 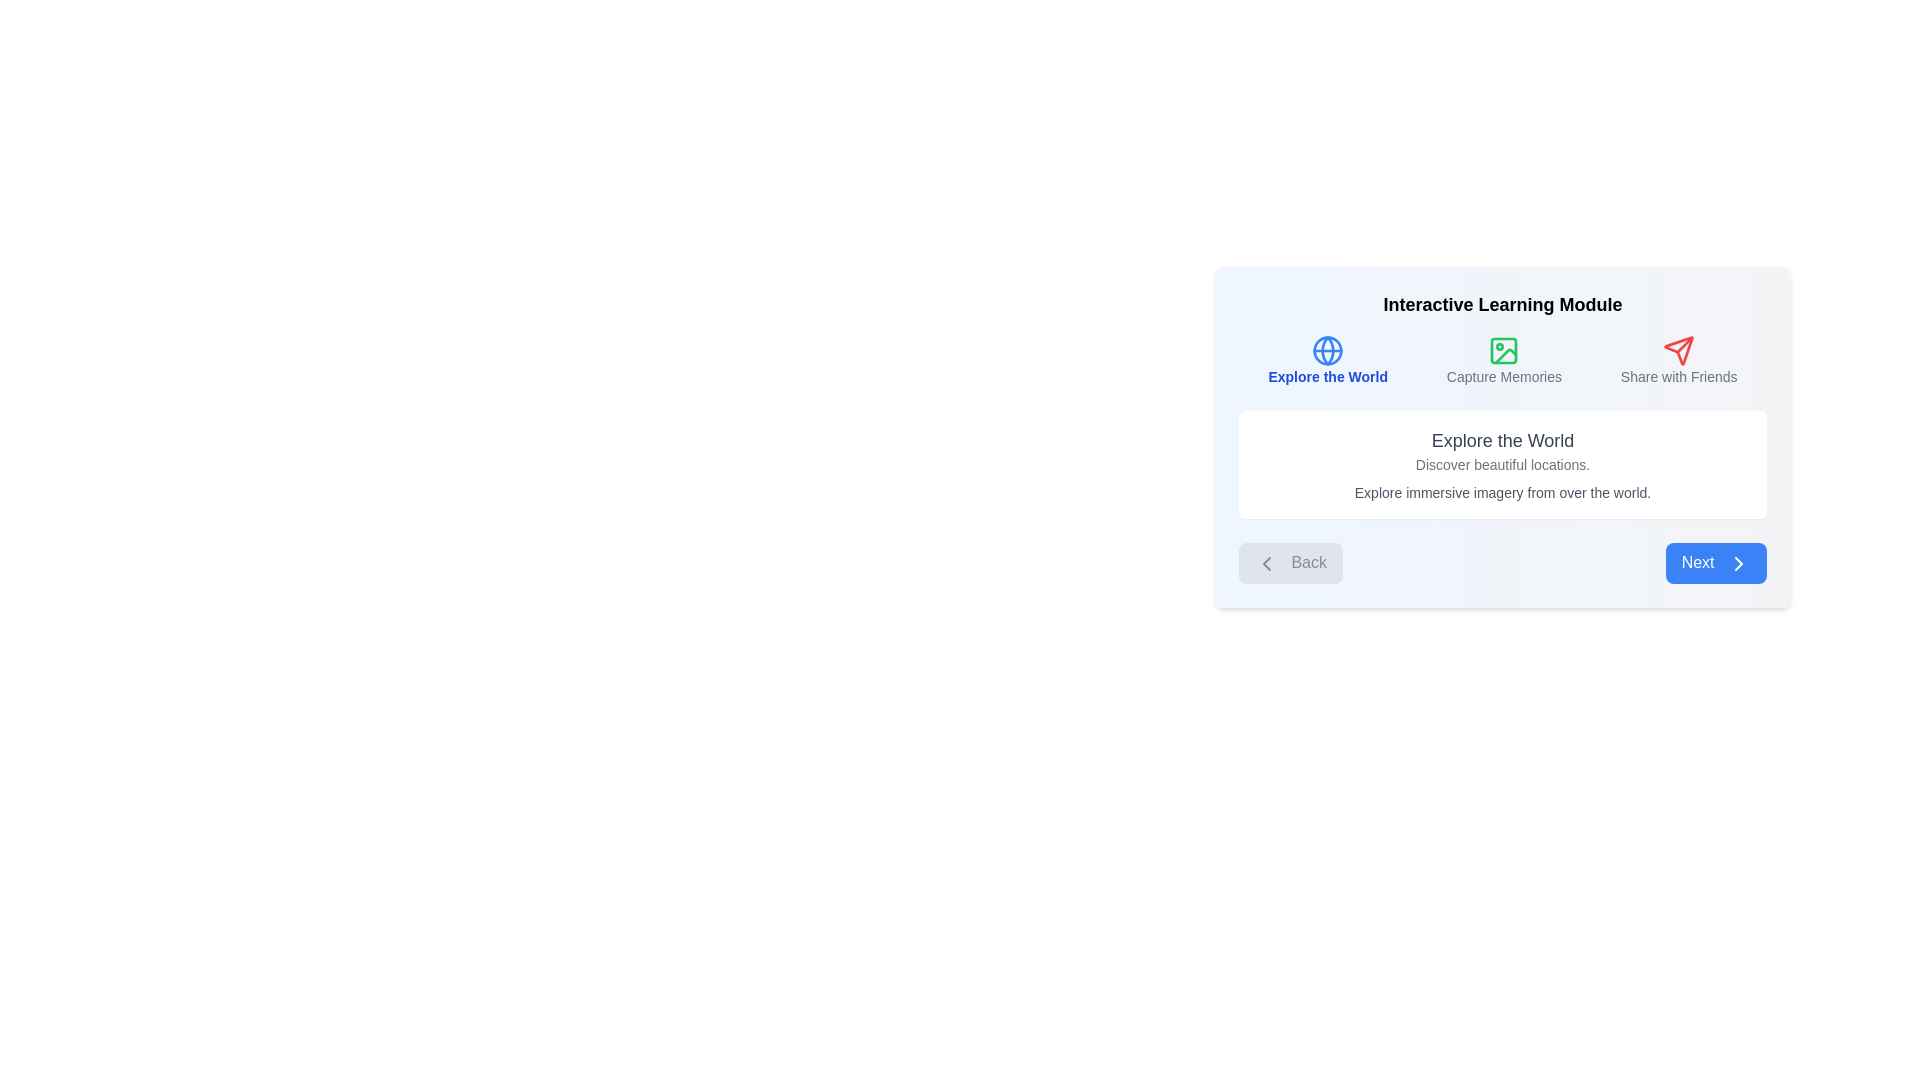 What do you see at coordinates (1737, 563) in the screenshot?
I see `the navigation suggestion icon located to the right of the 'Next' button` at bounding box center [1737, 563].